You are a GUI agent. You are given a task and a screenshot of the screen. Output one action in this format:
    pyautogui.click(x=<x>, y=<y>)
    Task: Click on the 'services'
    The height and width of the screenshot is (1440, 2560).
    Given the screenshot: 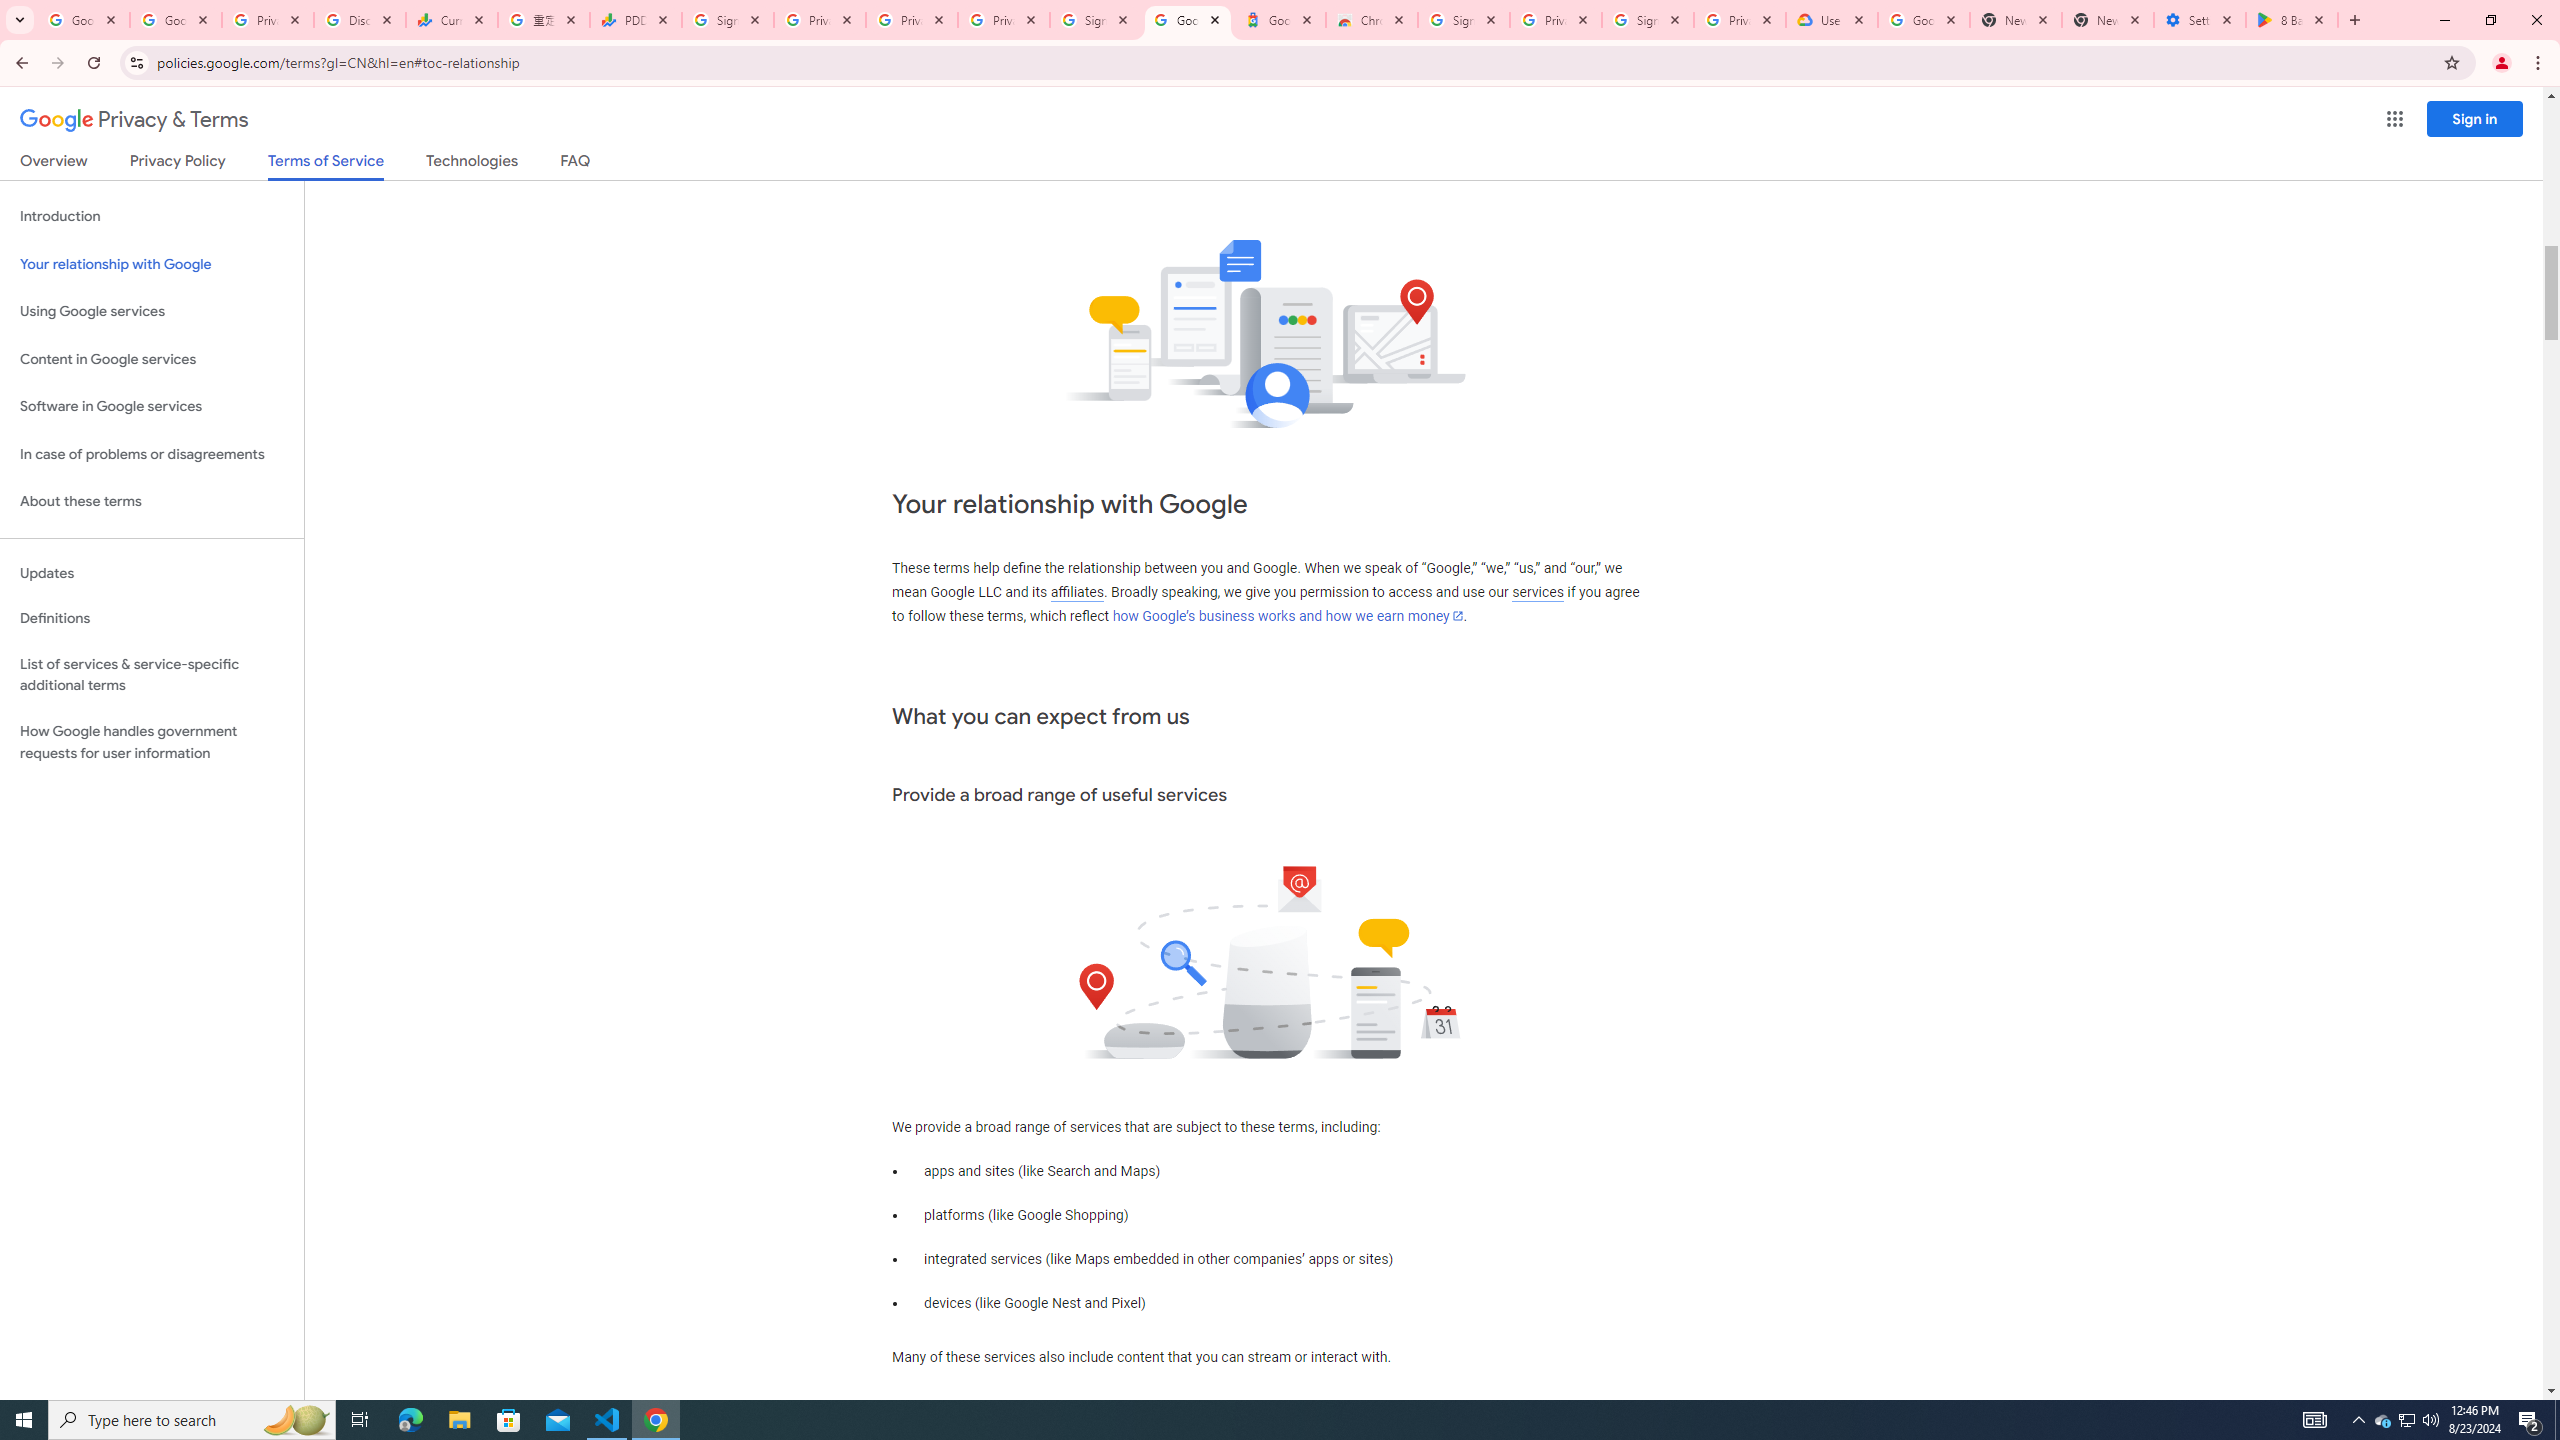 What is the action you would take?
    pyautogui.click(x=1537, y=591)
    